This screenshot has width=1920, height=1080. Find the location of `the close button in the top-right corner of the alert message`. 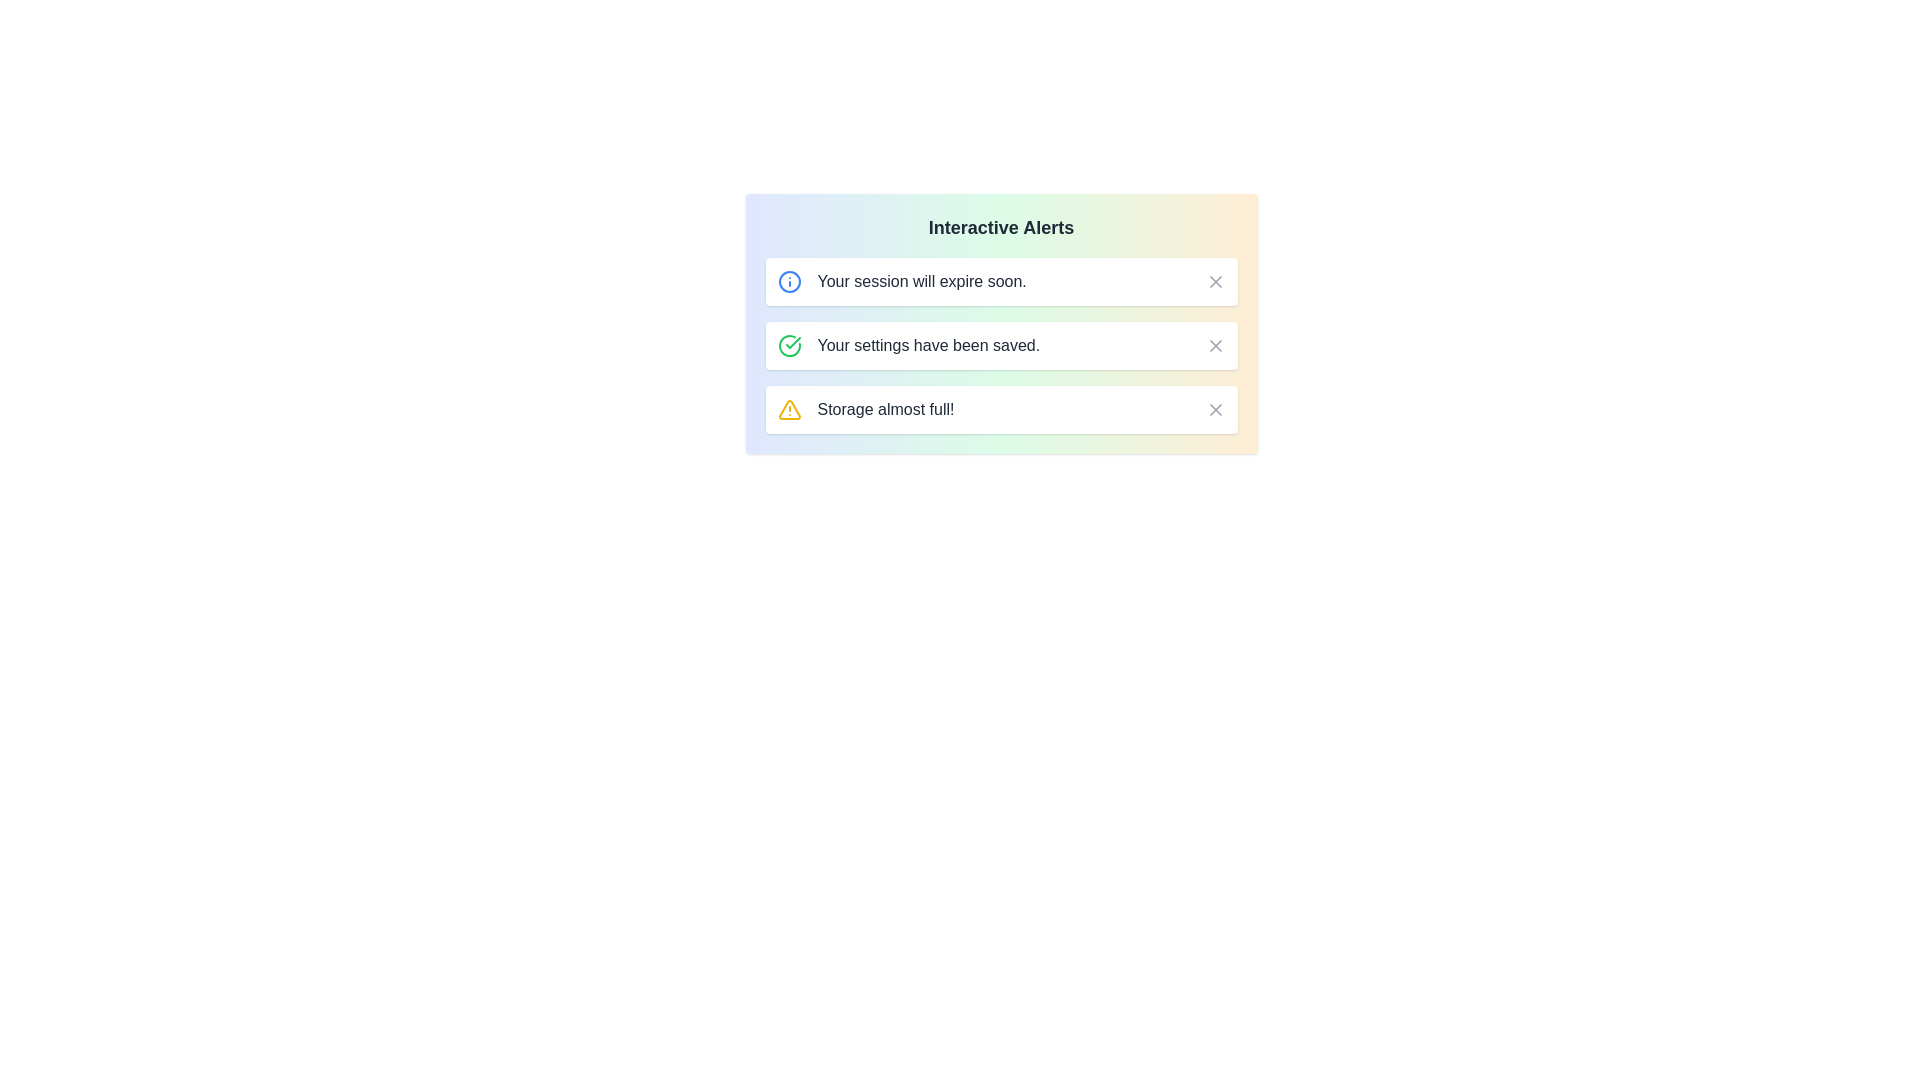

the close button in the top-right corner of the alert message is located at coordinates (1214, 281).